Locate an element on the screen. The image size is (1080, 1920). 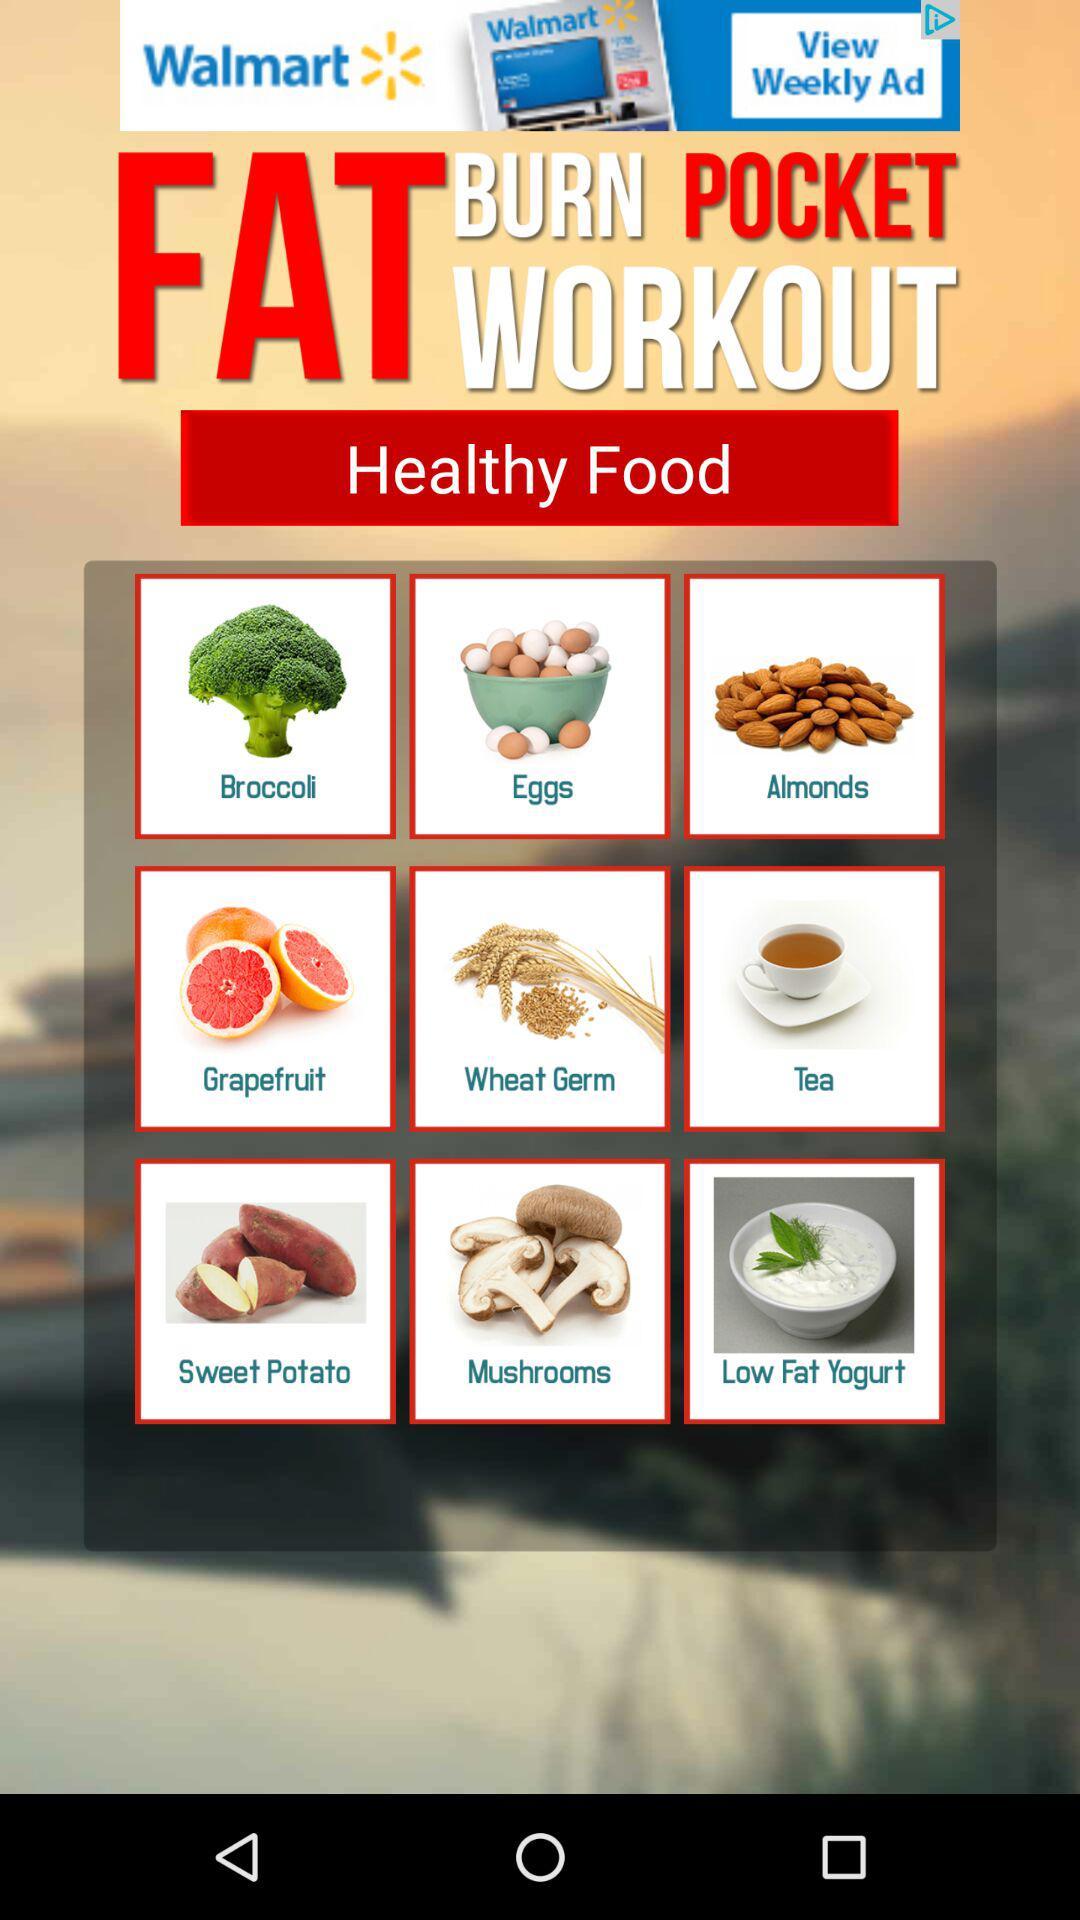
details about wheat germ is located at coordinates (540, 998).